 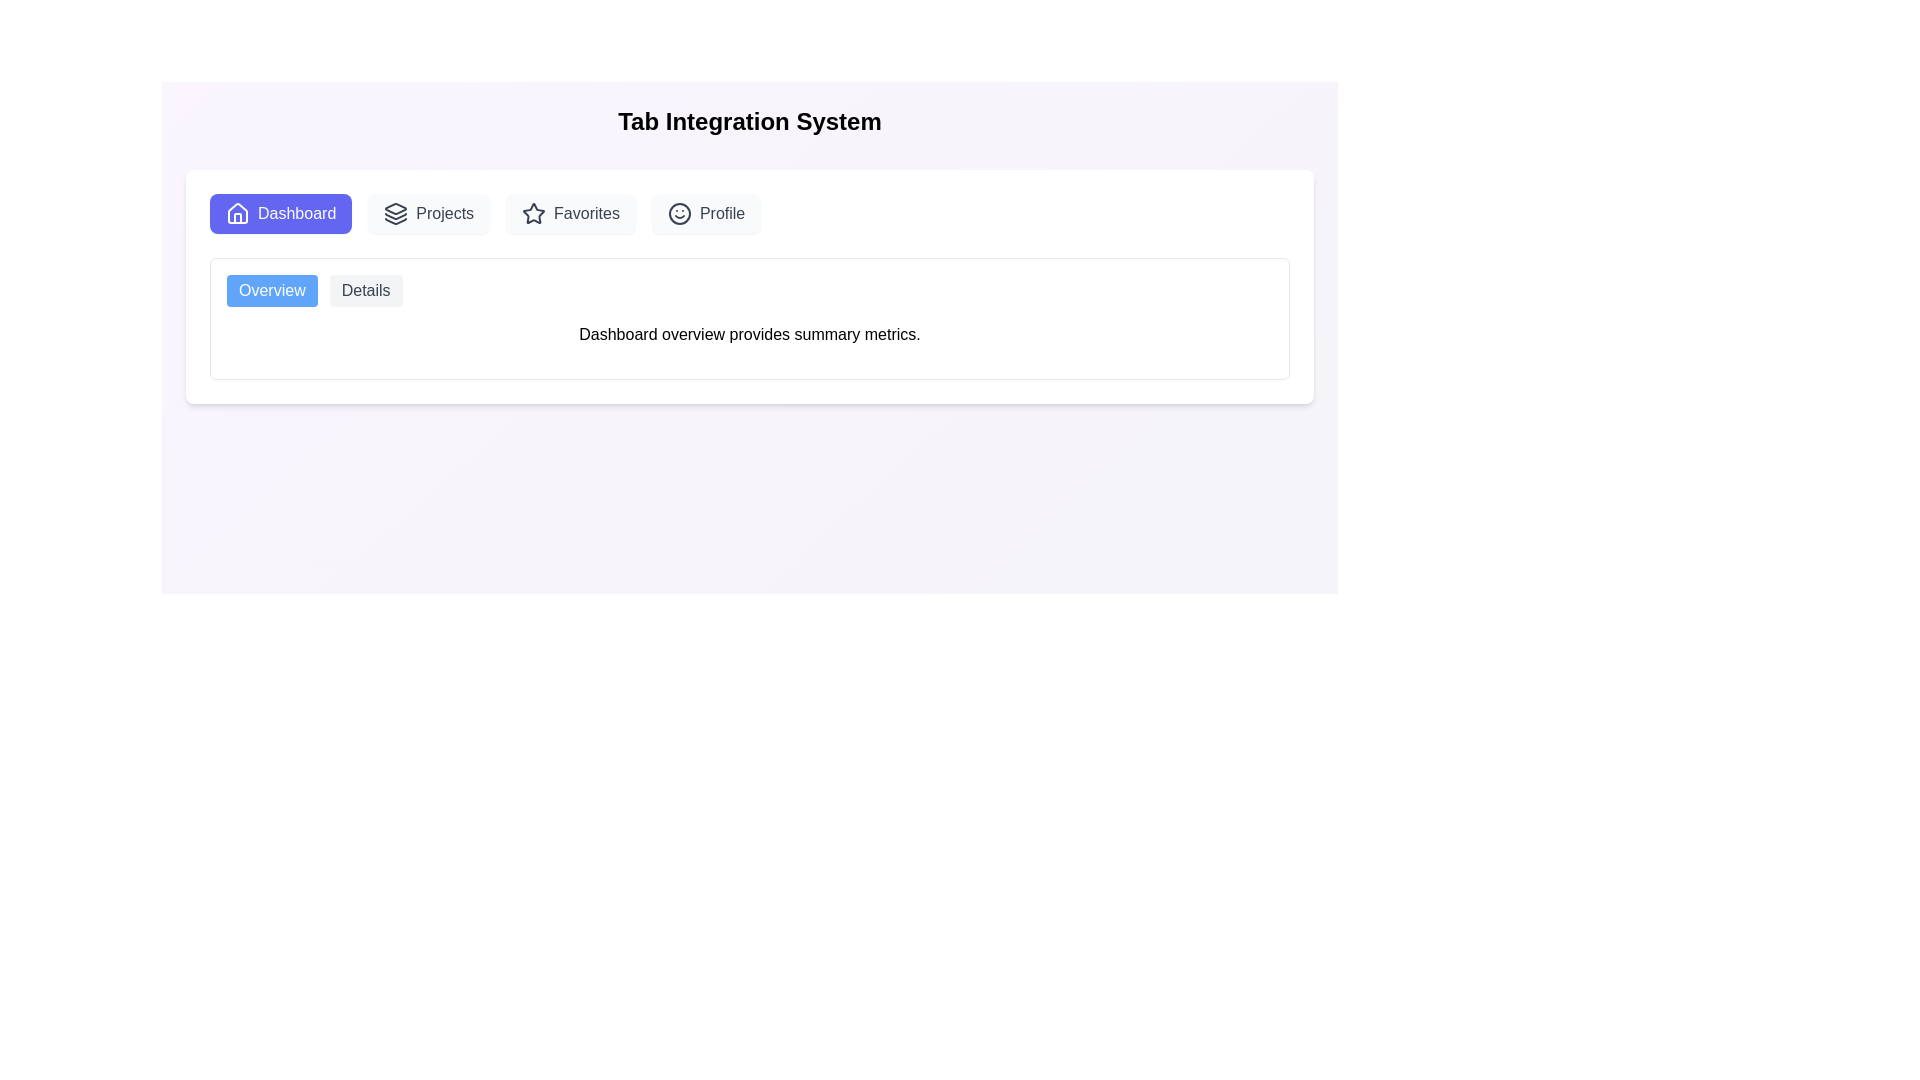 What do you see at coordinates (238, 212) in the screenshot?
I see `the house SVG icon located in the top navigation bar, adjacent to the 'Dashboard' label` at bounding box center [238, 212].